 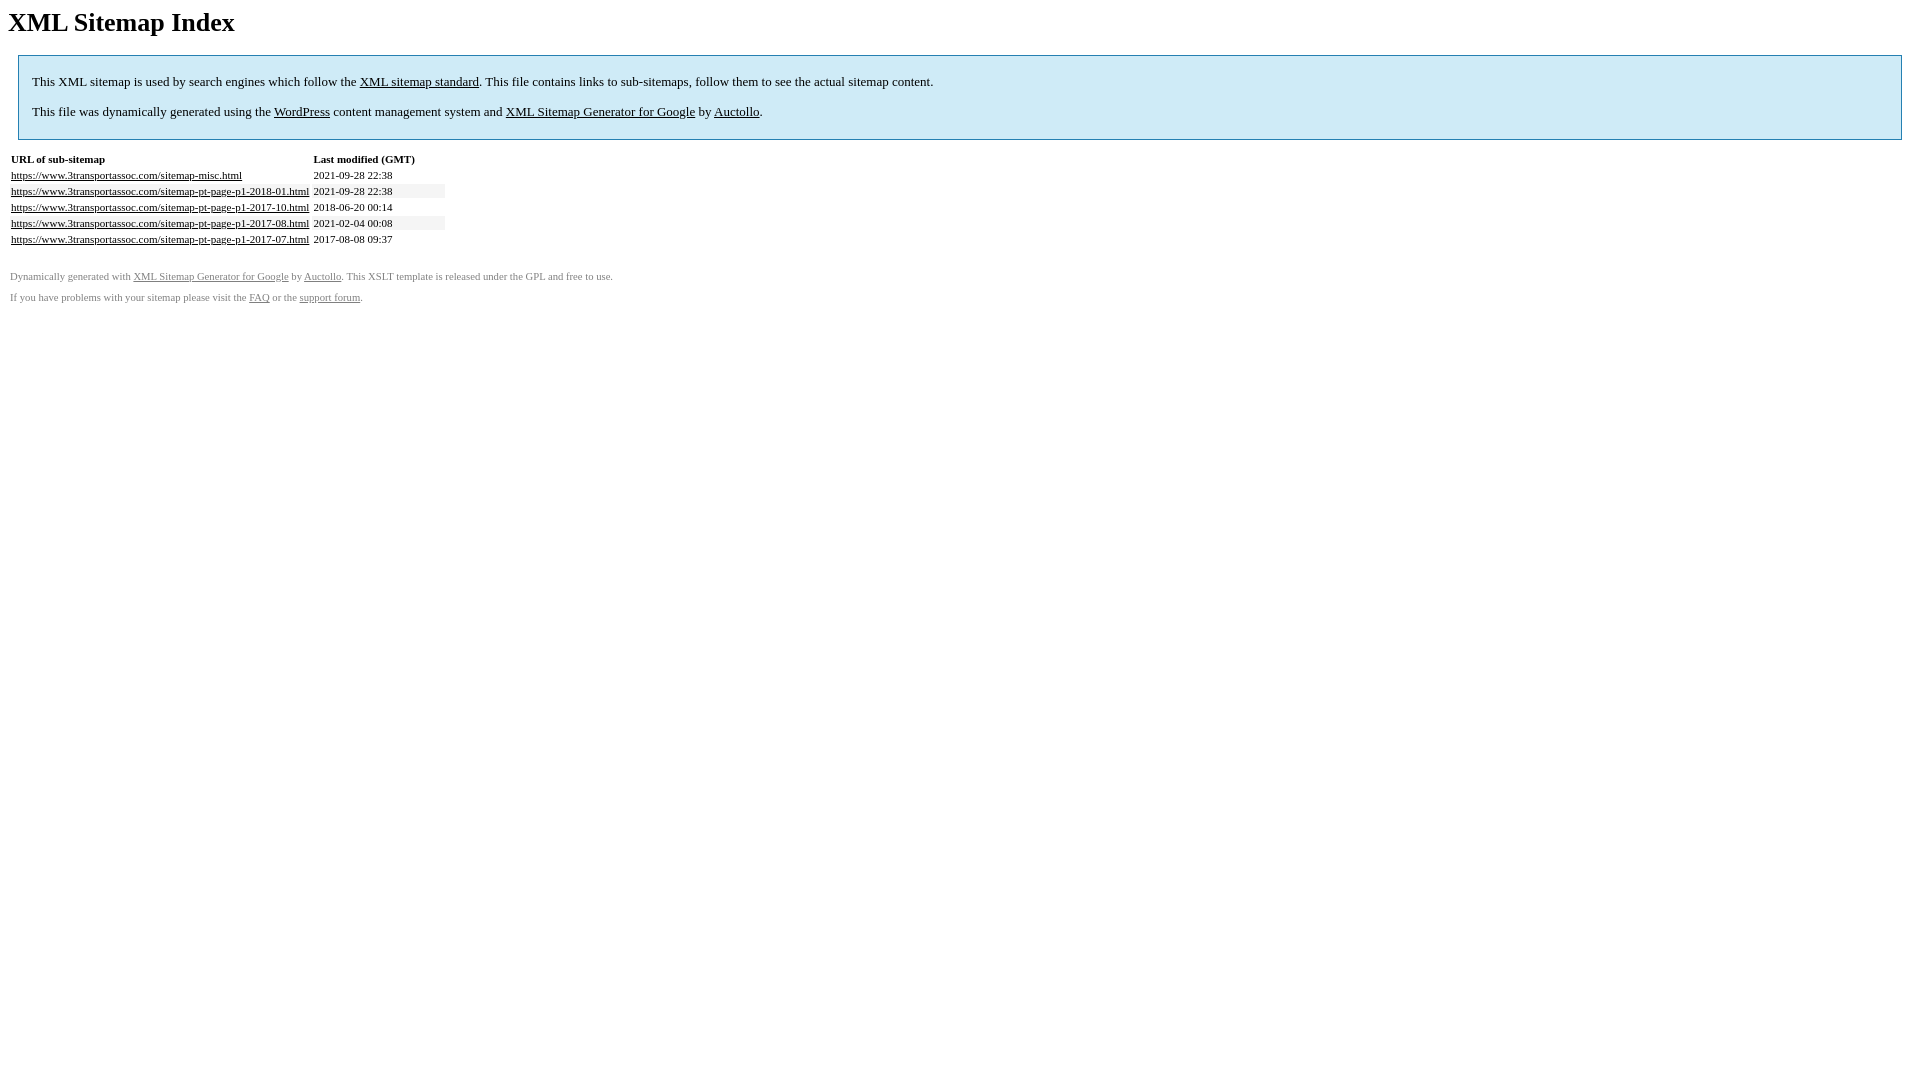 What do you see at coordinates (301, 111) in the screenshot?
I see `'WordPress'` at bounding box center [301, 111].